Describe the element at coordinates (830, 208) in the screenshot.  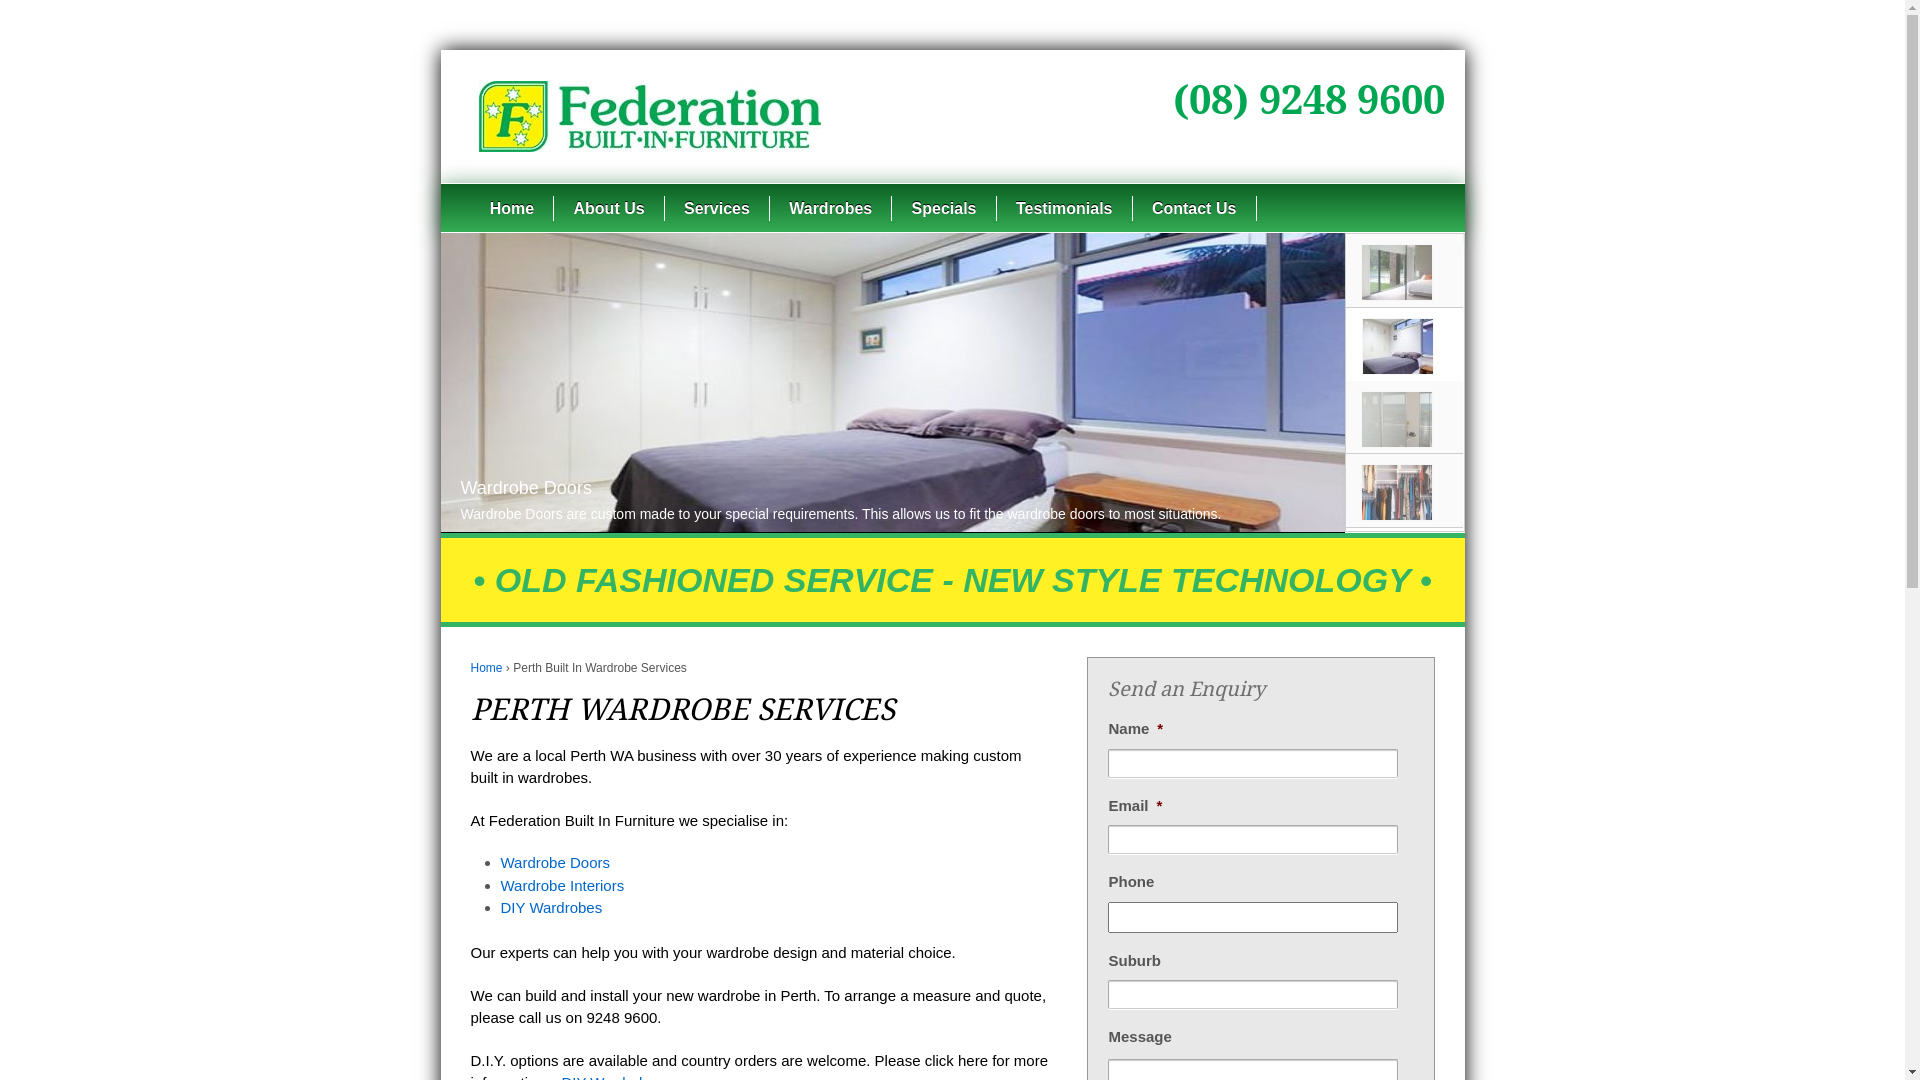
I see `'Wardrobes'` at that location.